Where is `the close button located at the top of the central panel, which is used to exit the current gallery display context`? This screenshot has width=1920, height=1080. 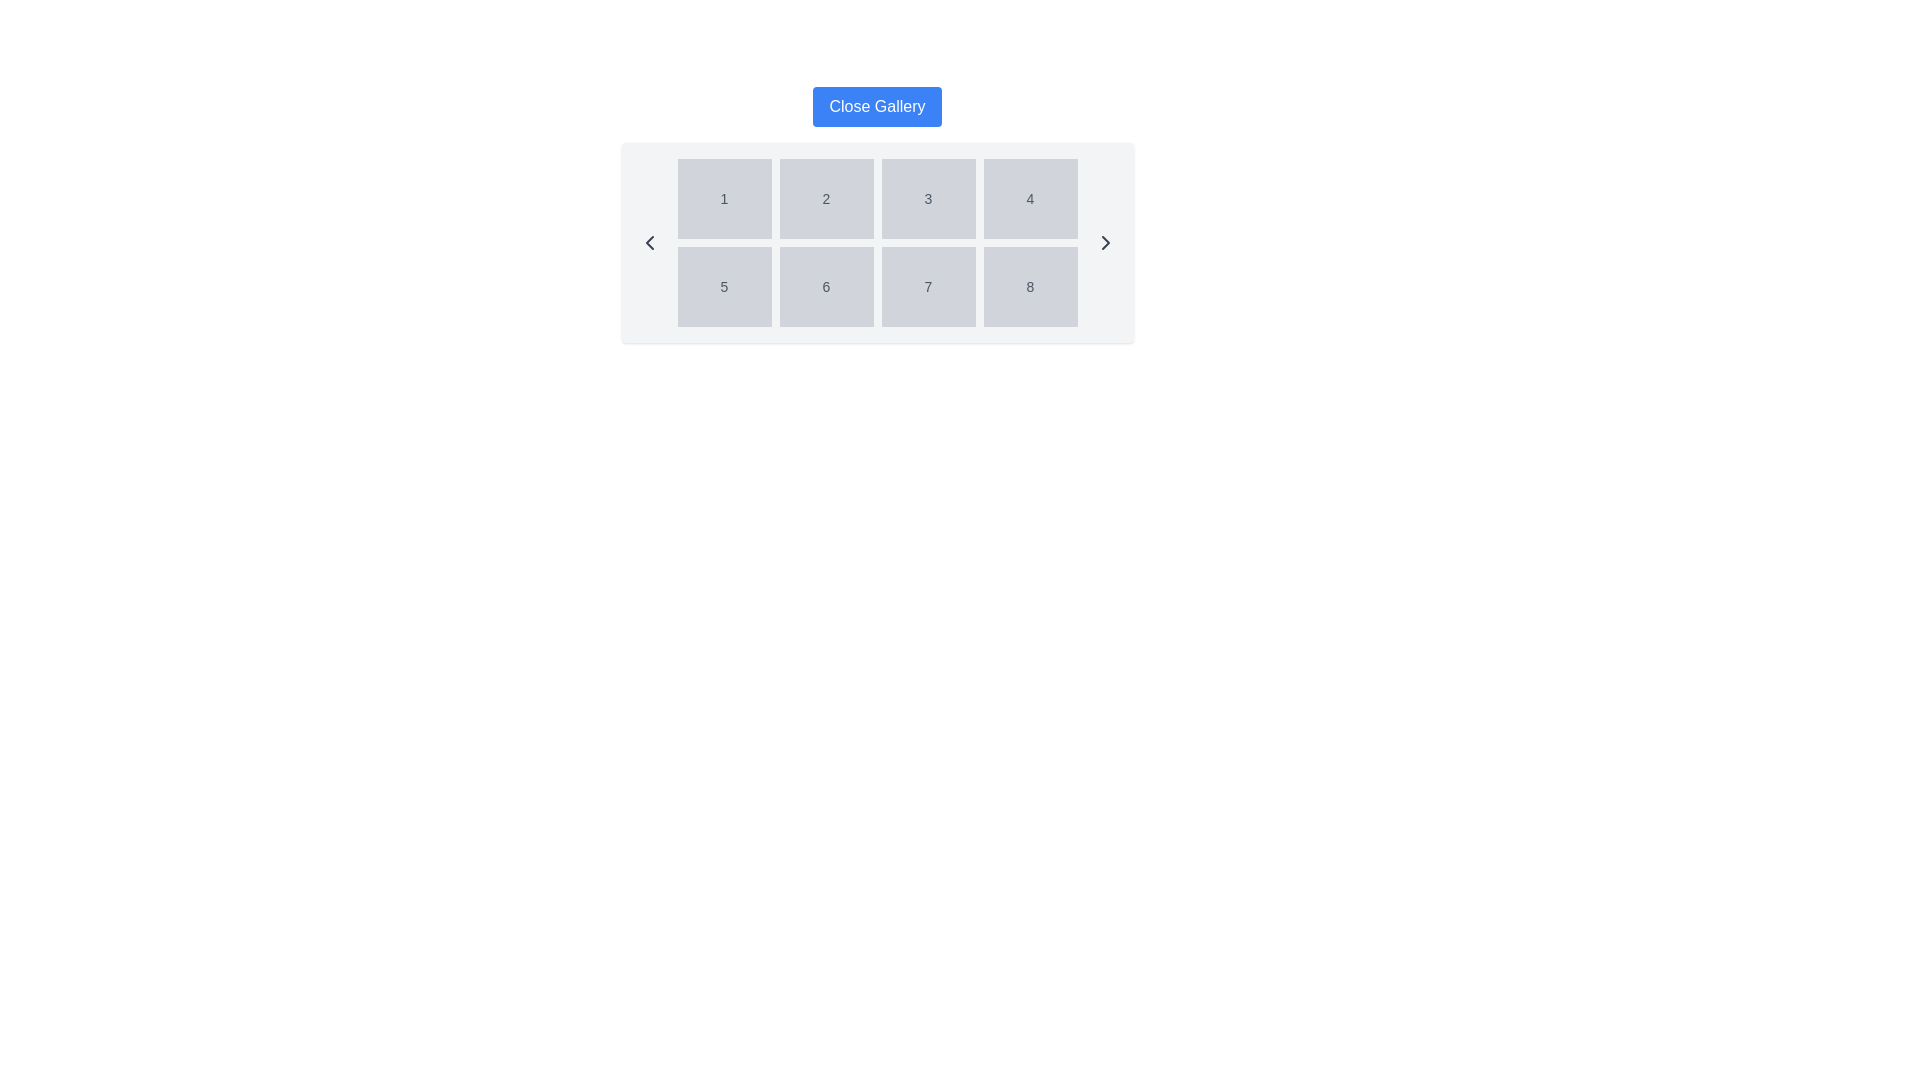 the close button located at the top of the central panel, which is used to exit the current gallery display context is located at coordinates (877, 107).